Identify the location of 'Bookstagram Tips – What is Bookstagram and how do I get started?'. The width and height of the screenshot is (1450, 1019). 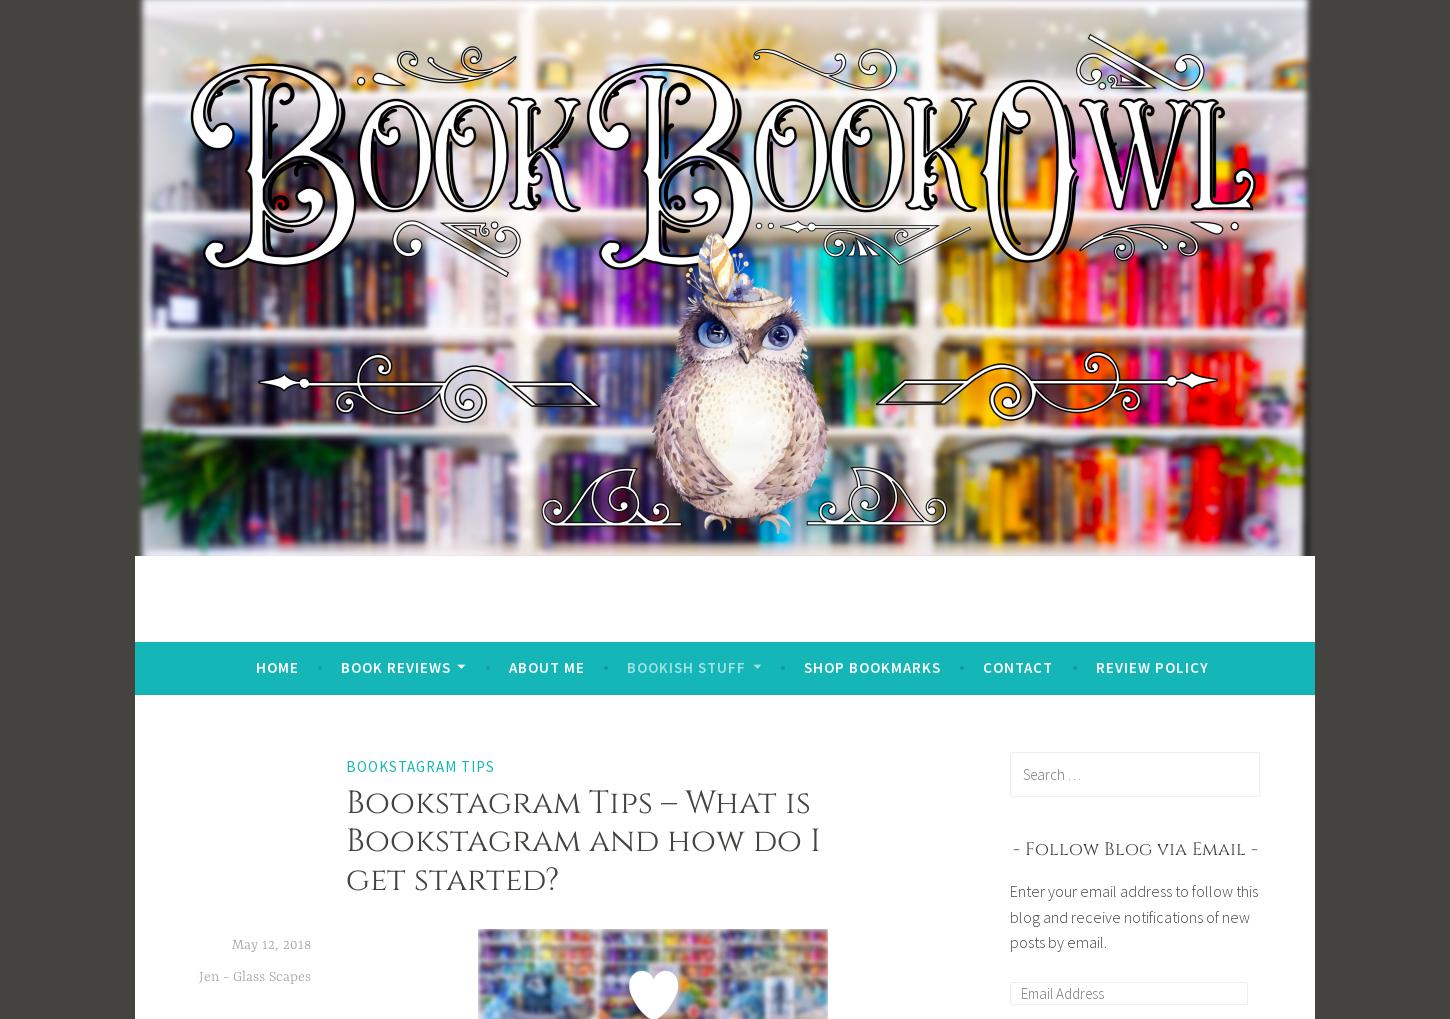
(583, 839).